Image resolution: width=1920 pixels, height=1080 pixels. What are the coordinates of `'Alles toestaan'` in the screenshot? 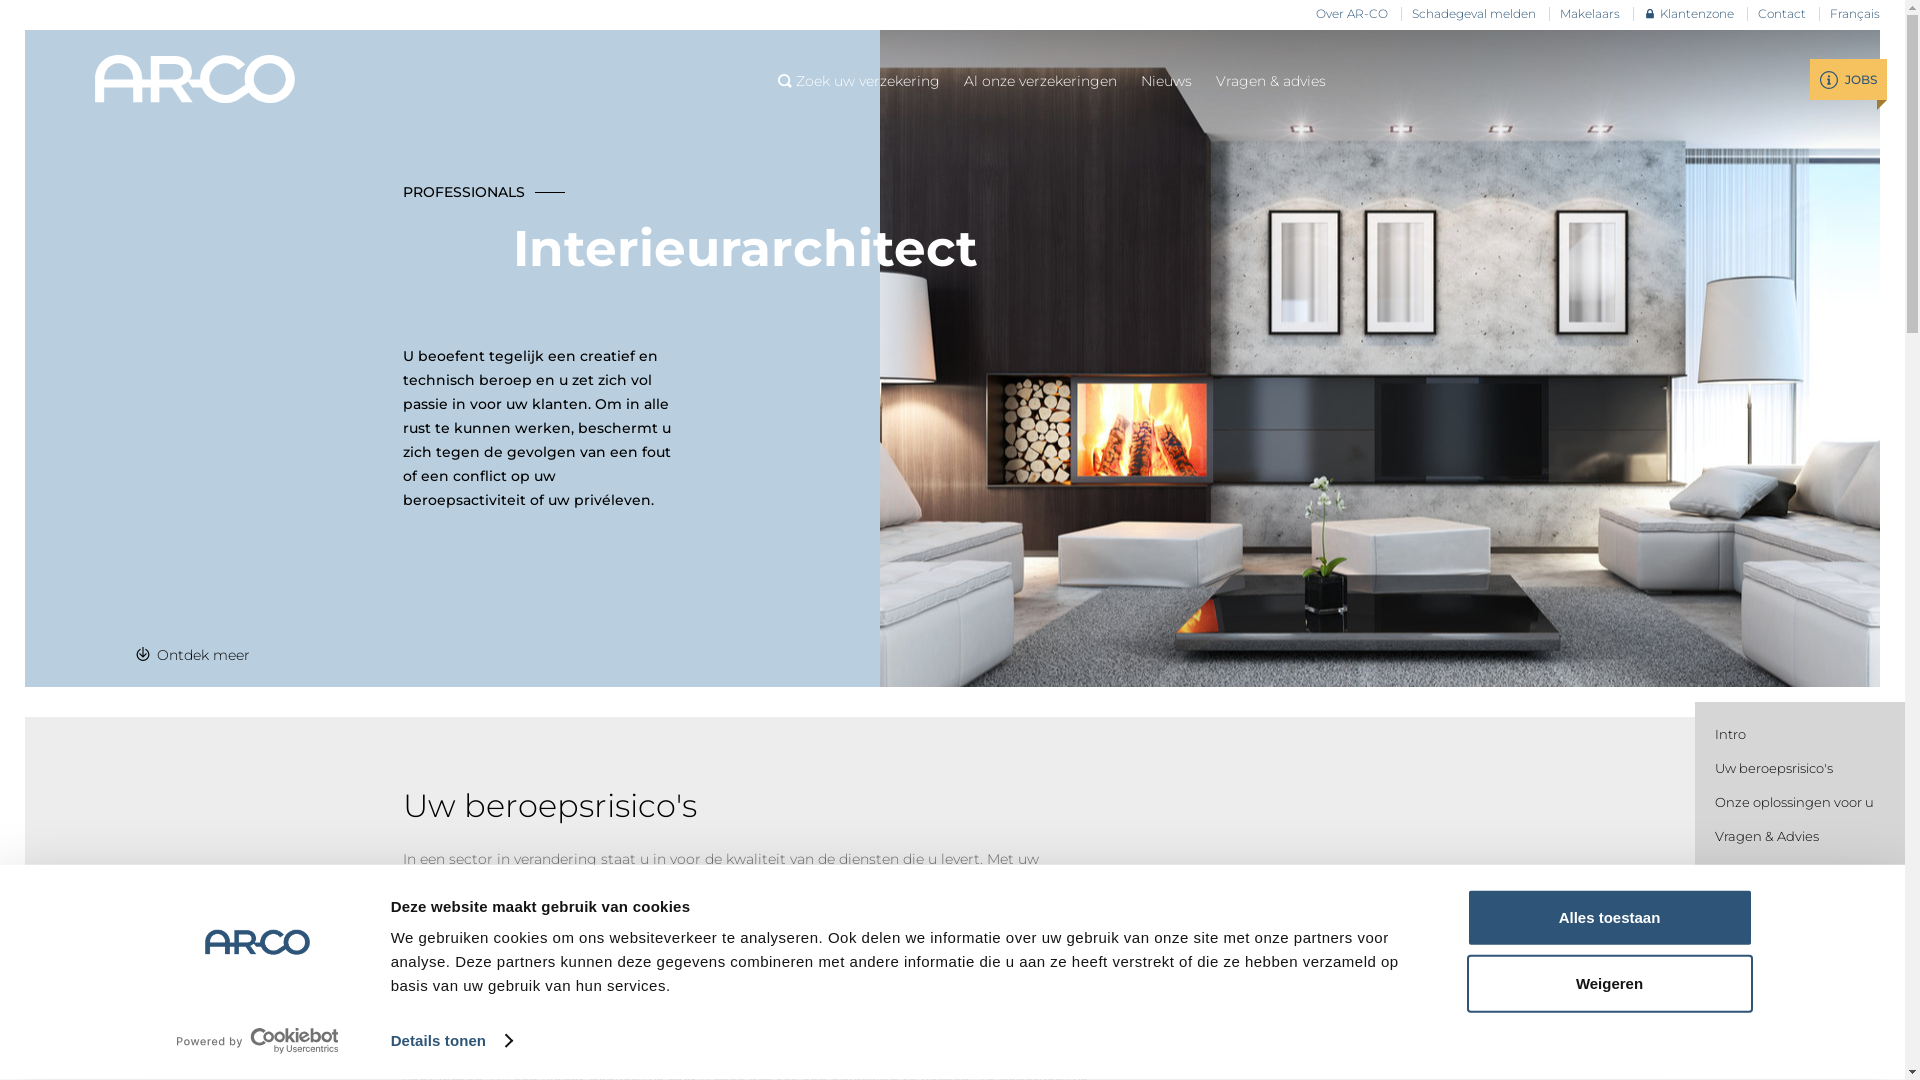 It's located at (1608, 918).